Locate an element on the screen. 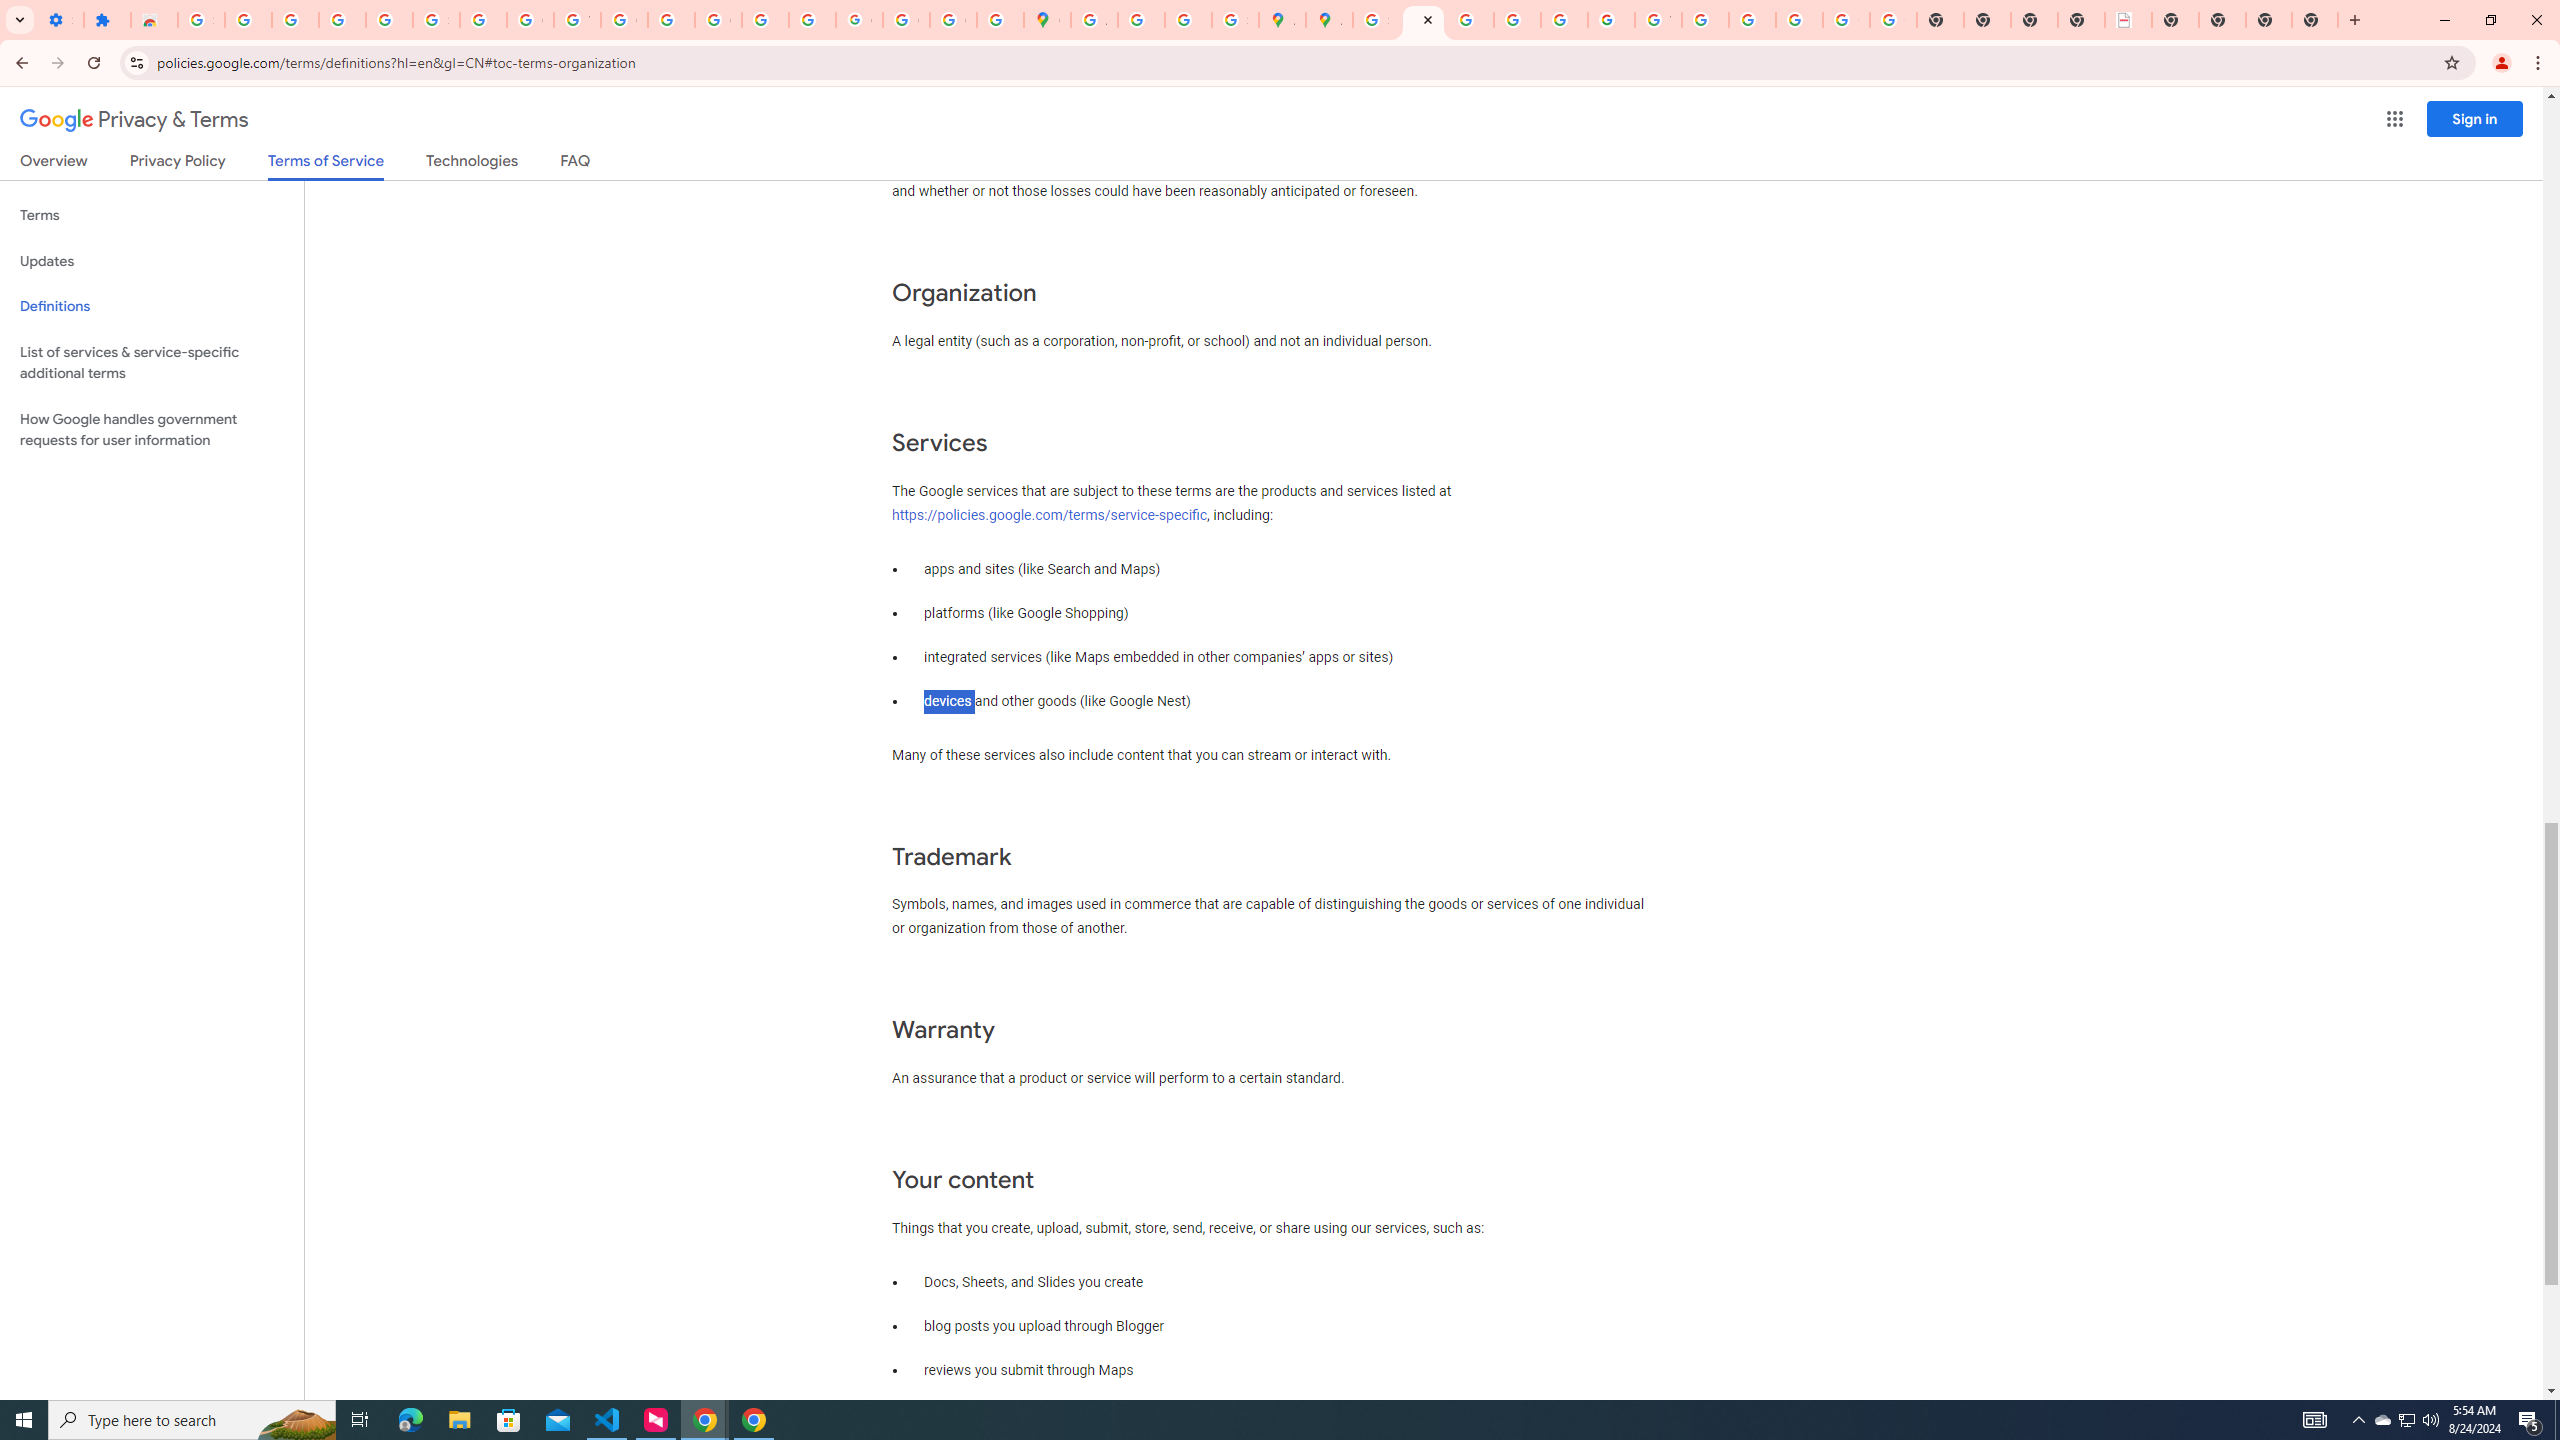  'Safety in Our Products - Google Safety Center' is located at coordinates (1235, 19).